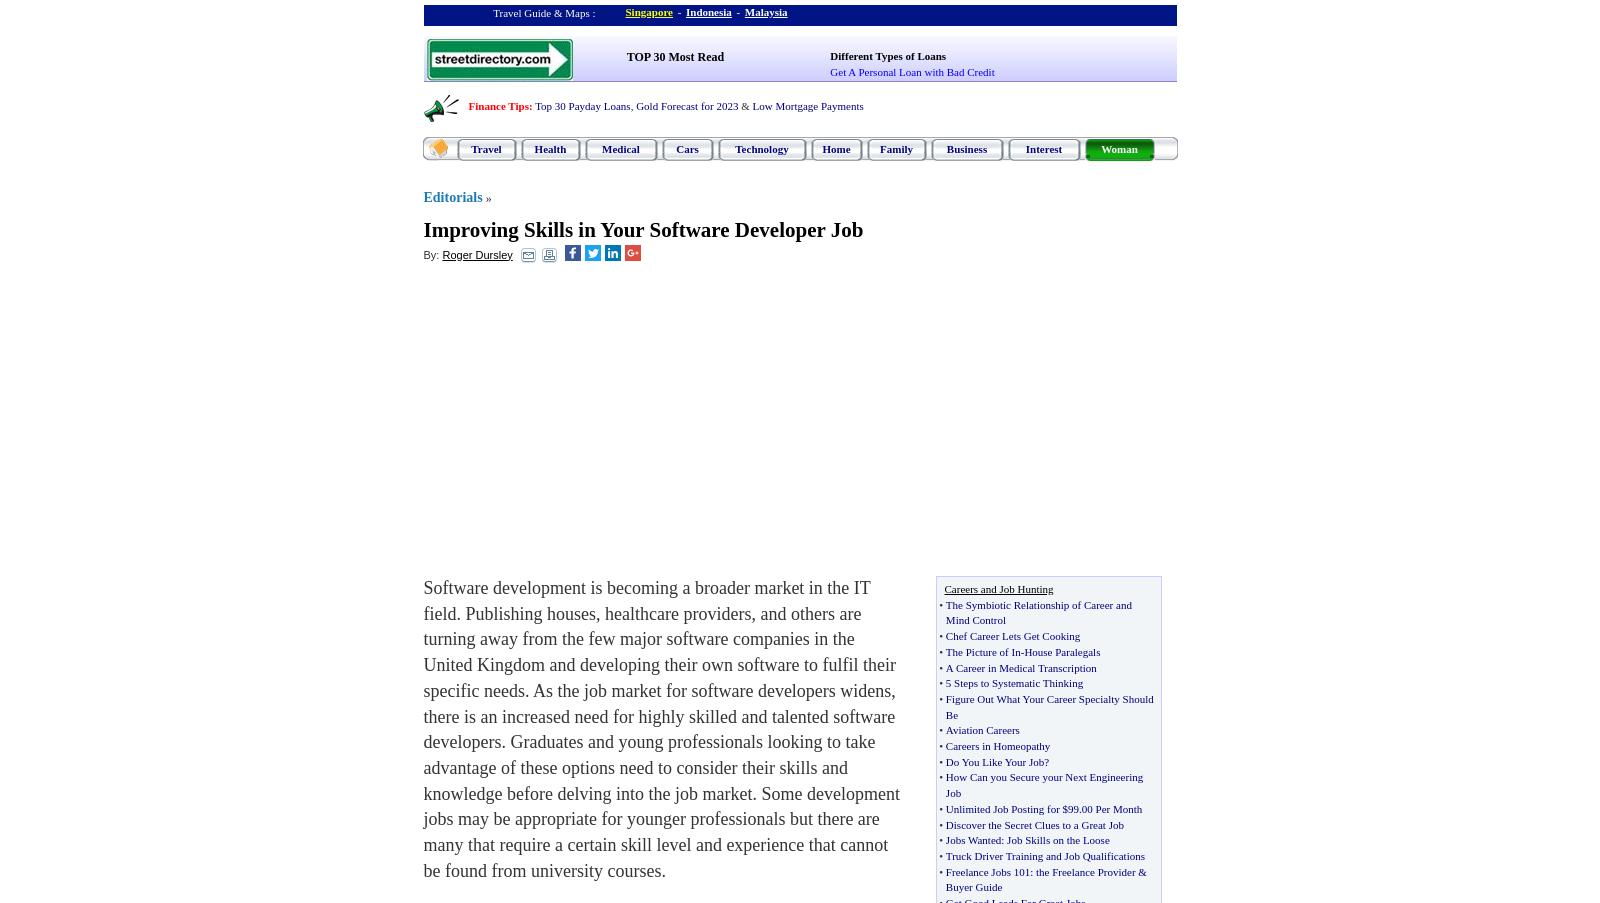 Image resolution: width=1600 pixels, height=903 pixels. Describe the element at coordinates (997, 589) in the screenshot. I see `'Careers and Job Hunting'` at that location.